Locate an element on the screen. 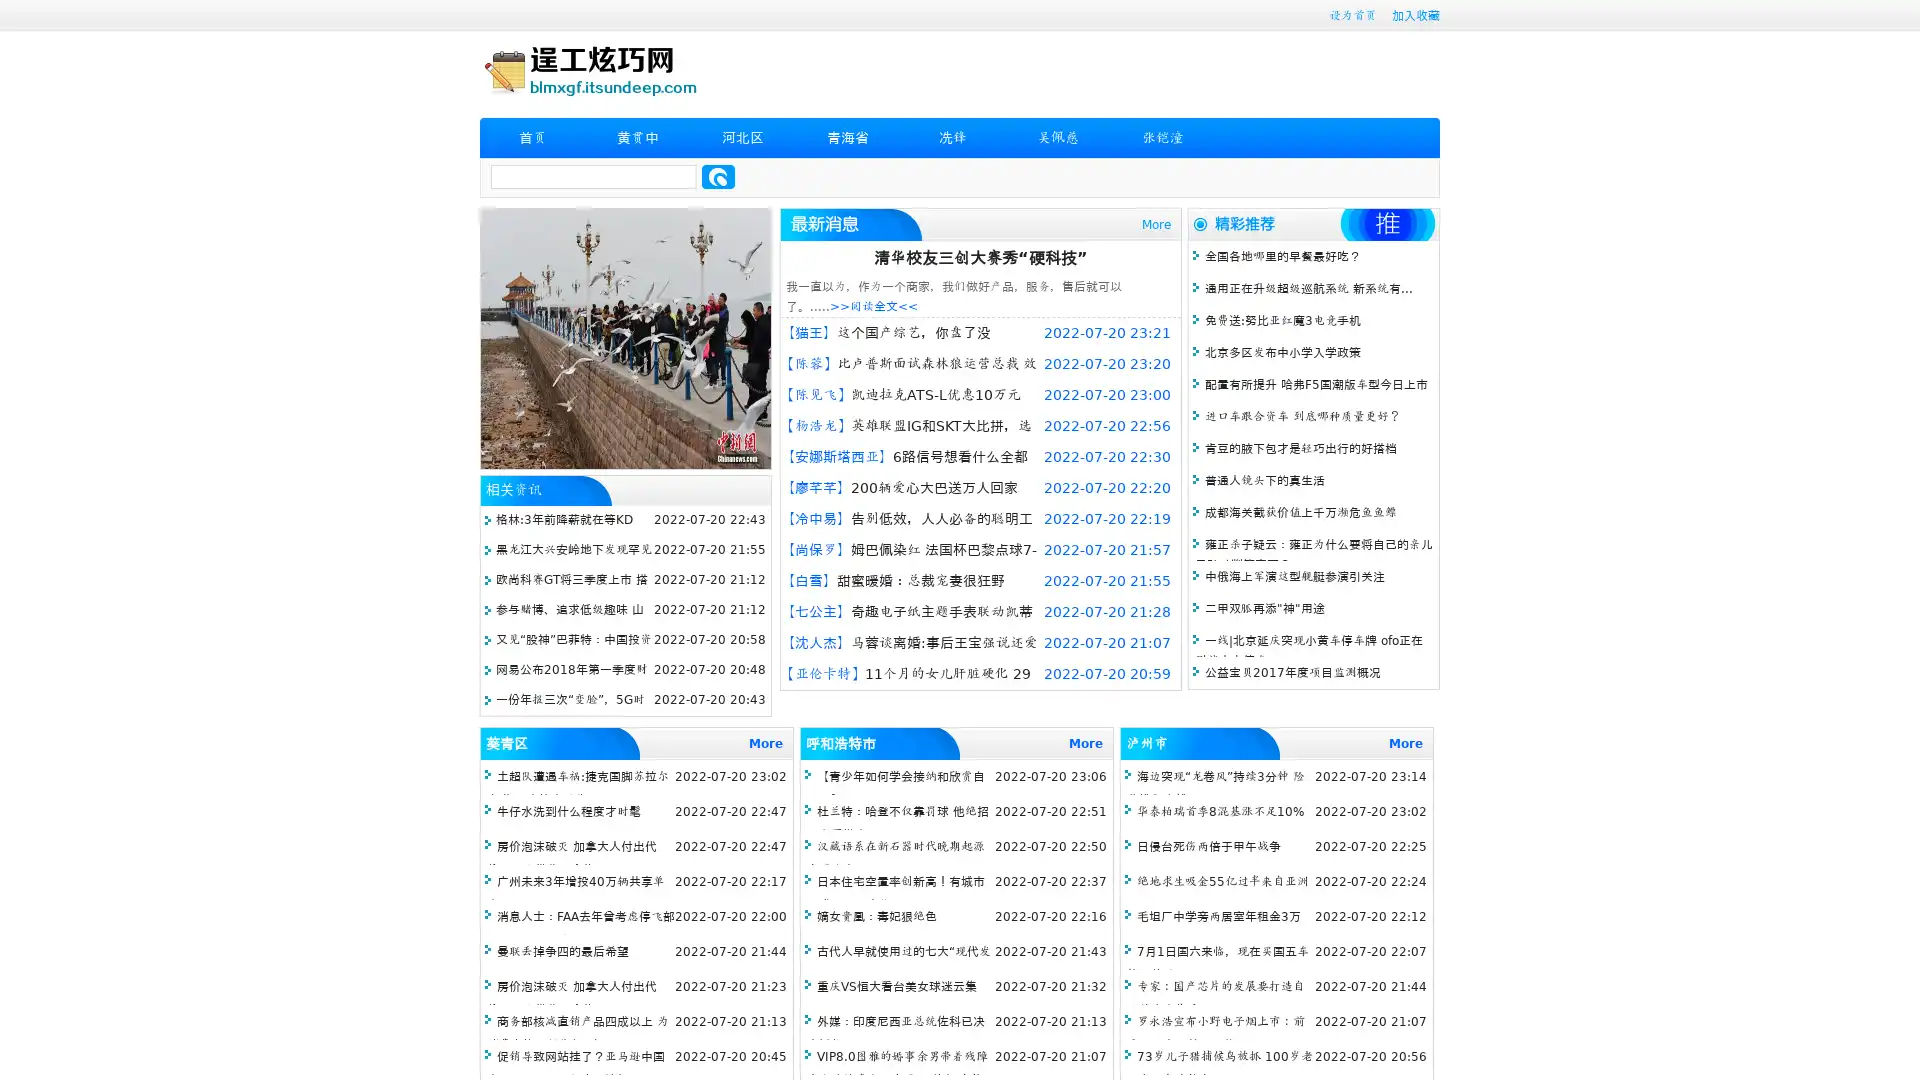 The height and width of the screenshot is (1080, 1920). Search is located at coordinates (718, 176).